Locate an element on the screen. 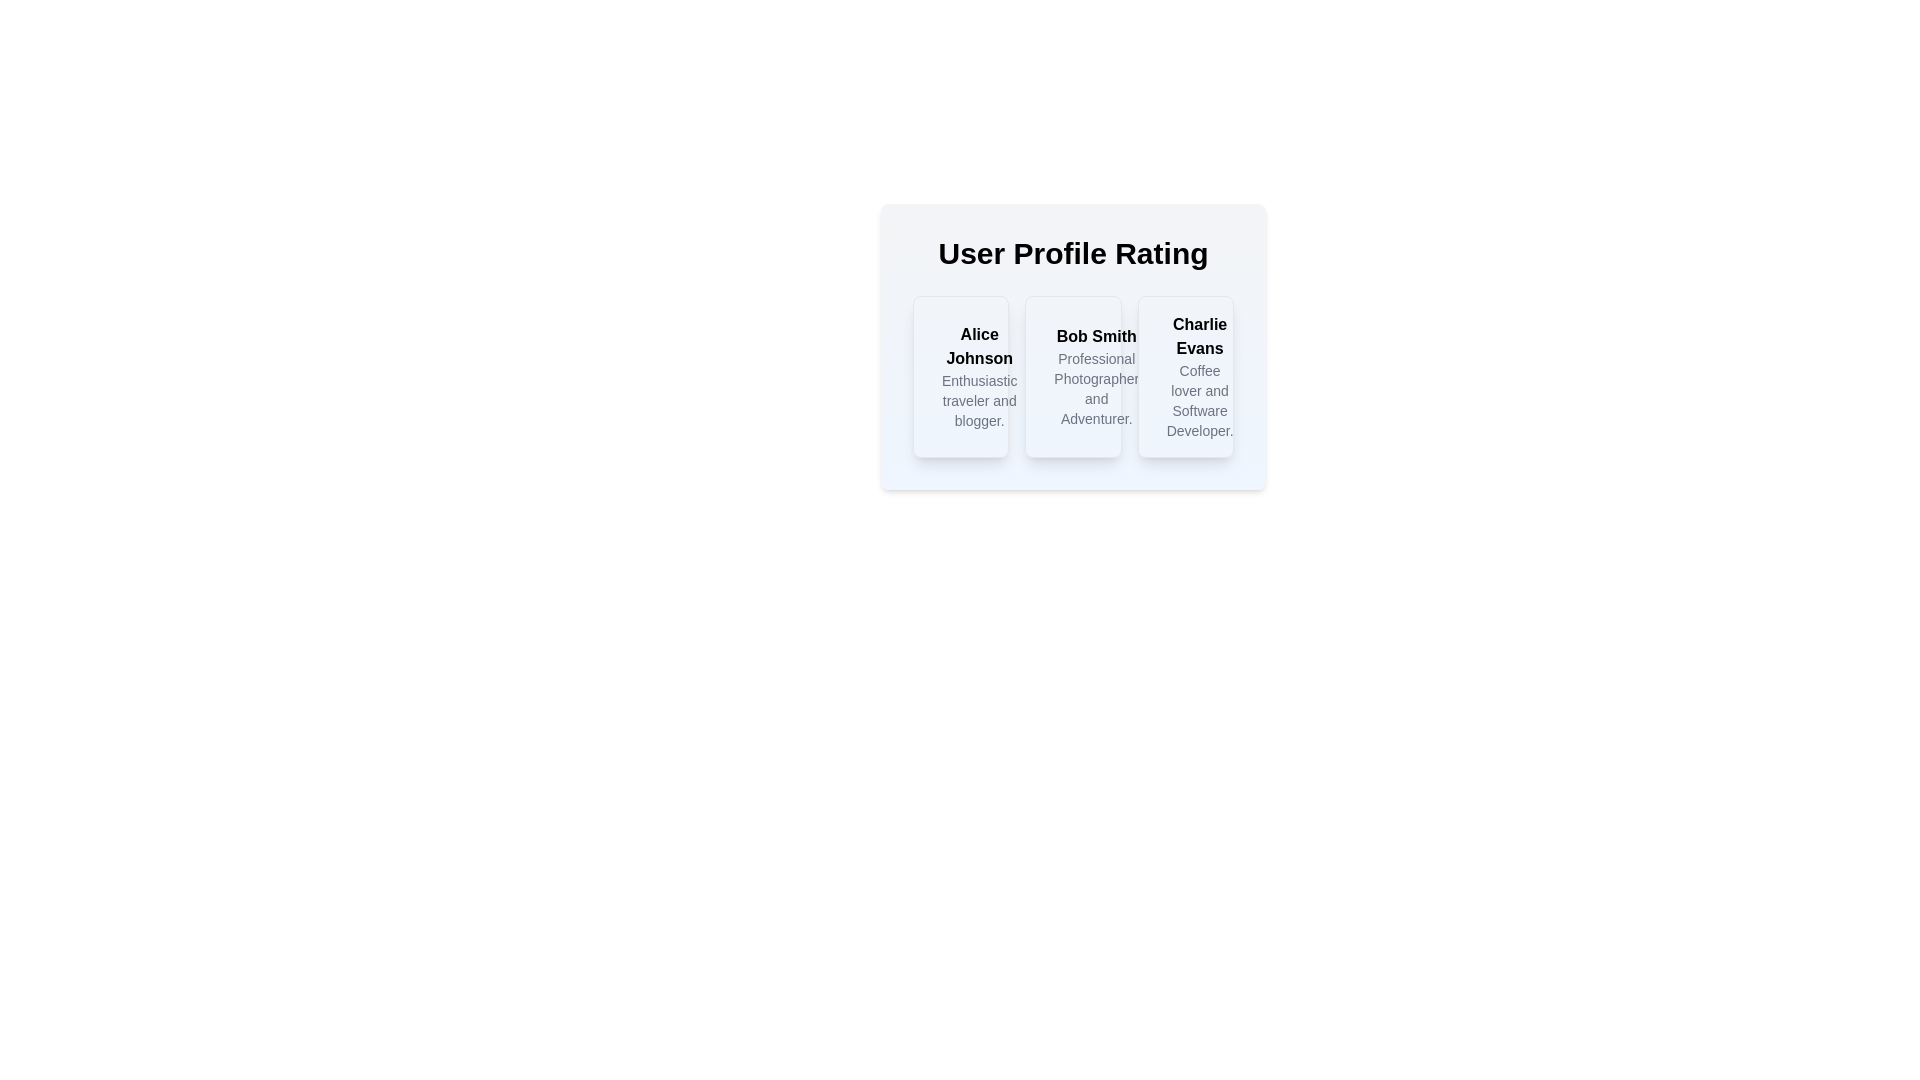 The height and width of the screenshot is (1080, 1920). content displayed for the user profile named 'Bob Smith', located in the second card from the left in a grid of three cards, directly below the main heading 'User Profile Rating' is located at coordinates (1072, 377).